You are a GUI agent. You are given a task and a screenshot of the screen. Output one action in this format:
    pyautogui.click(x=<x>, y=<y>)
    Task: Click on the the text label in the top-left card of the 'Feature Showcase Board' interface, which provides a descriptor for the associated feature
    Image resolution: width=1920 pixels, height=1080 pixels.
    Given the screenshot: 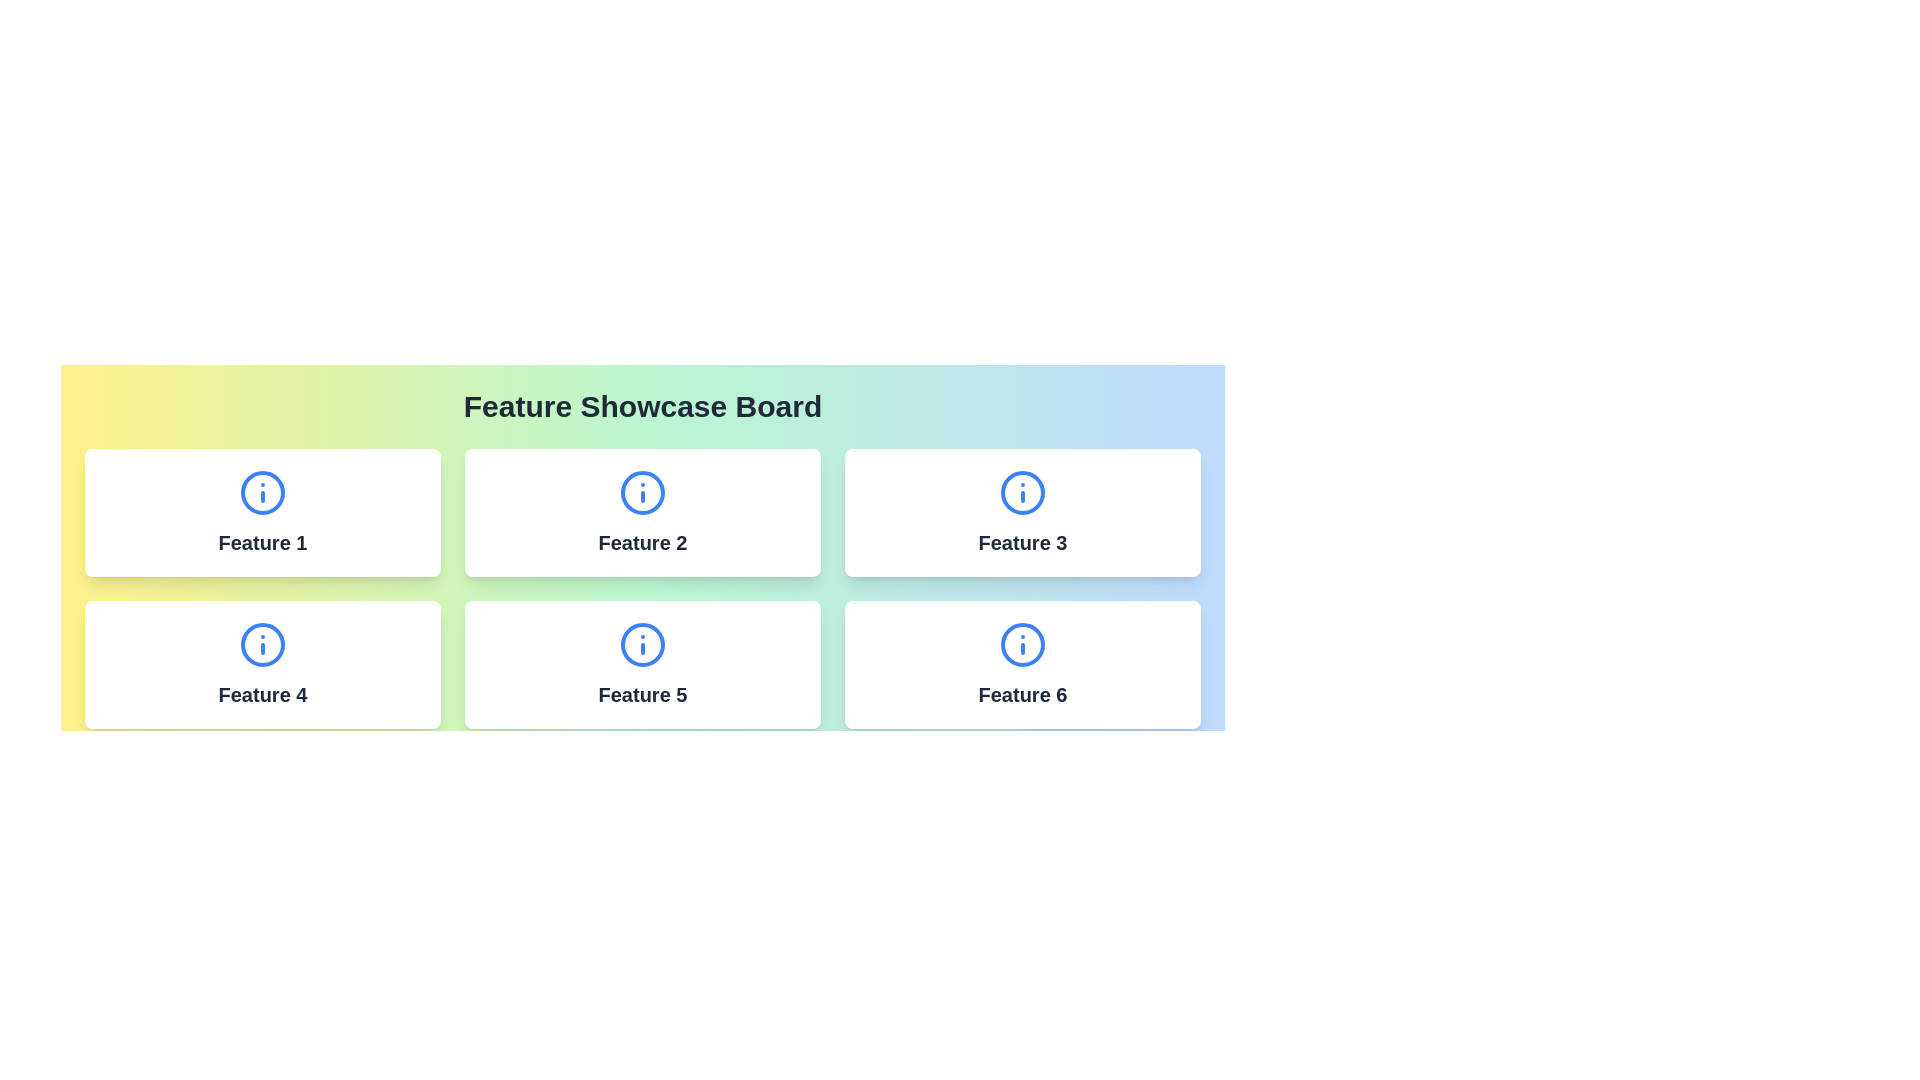 What is the action you would take?
    pyautogui.click(x=262, y=543)
    